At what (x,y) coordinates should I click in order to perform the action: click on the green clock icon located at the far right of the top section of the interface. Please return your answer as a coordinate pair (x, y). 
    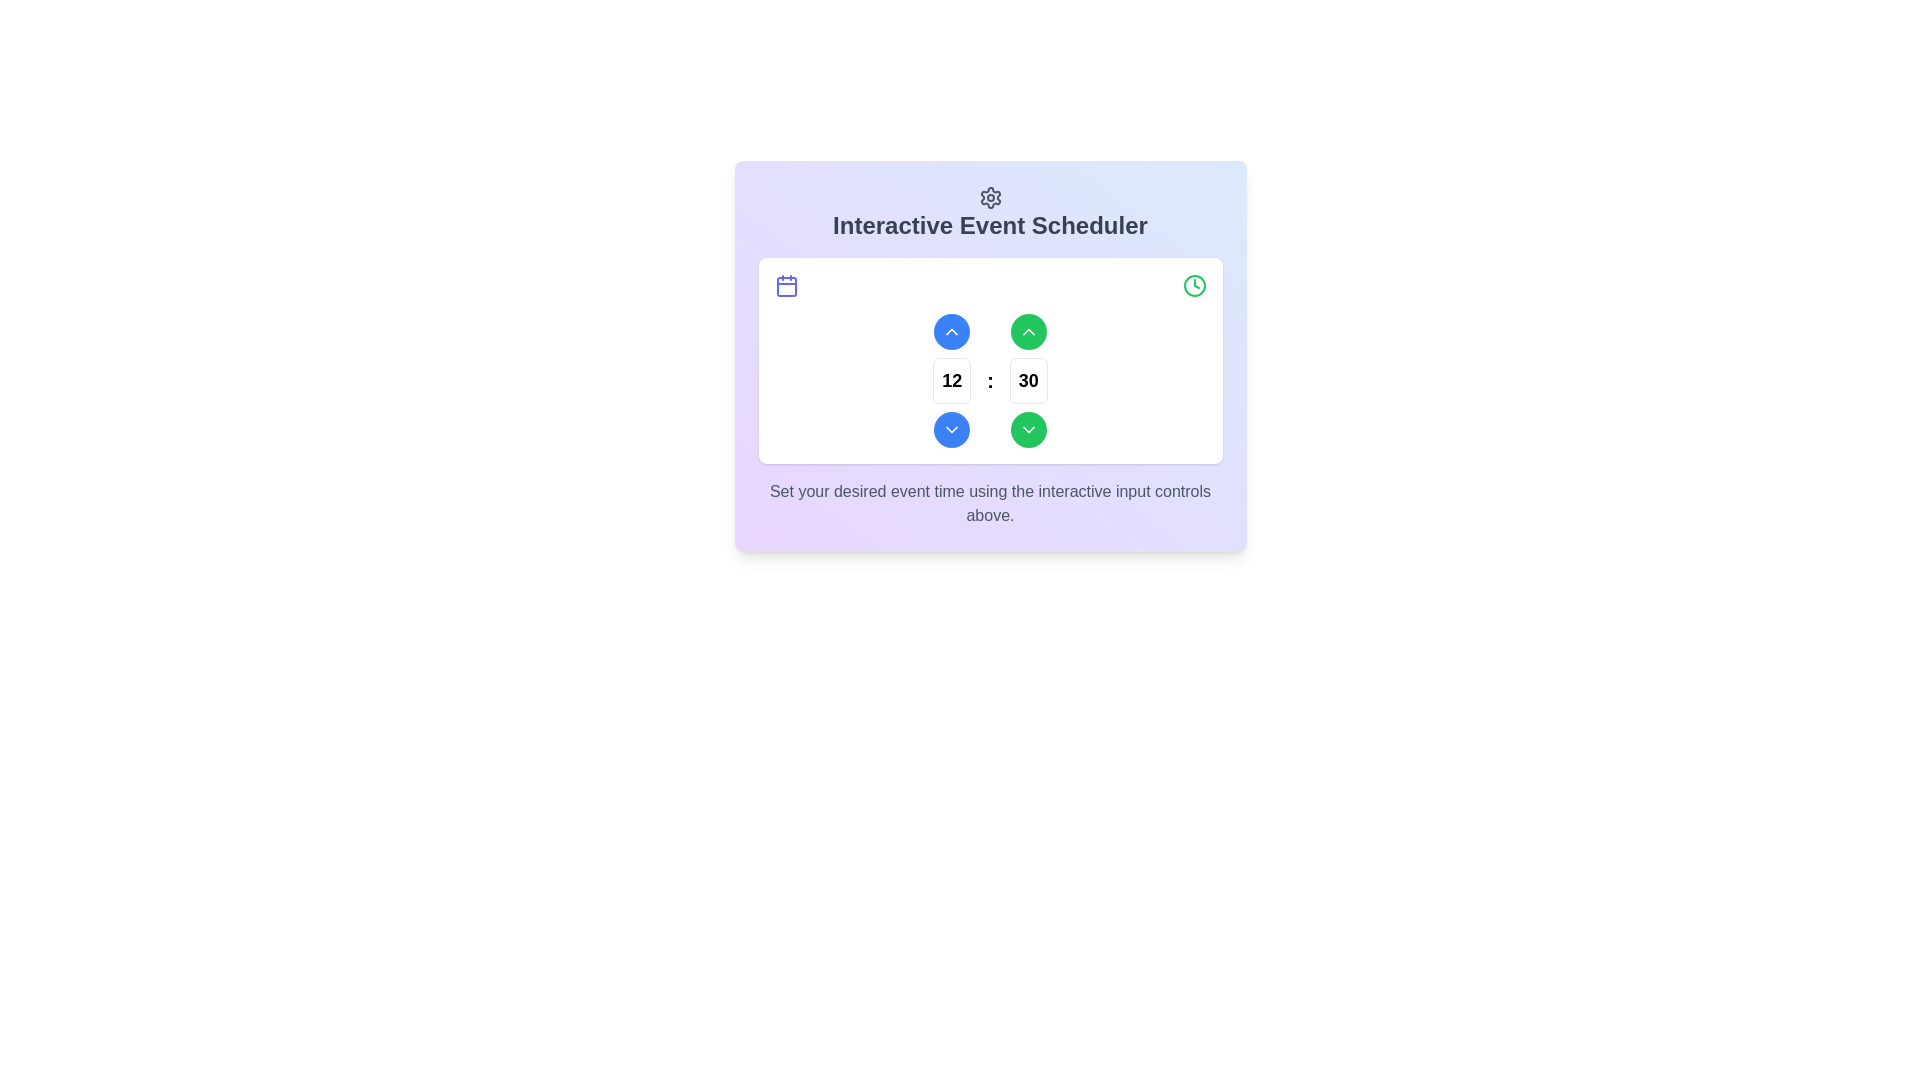
    Looking at the image, I should click on (1194, 285).